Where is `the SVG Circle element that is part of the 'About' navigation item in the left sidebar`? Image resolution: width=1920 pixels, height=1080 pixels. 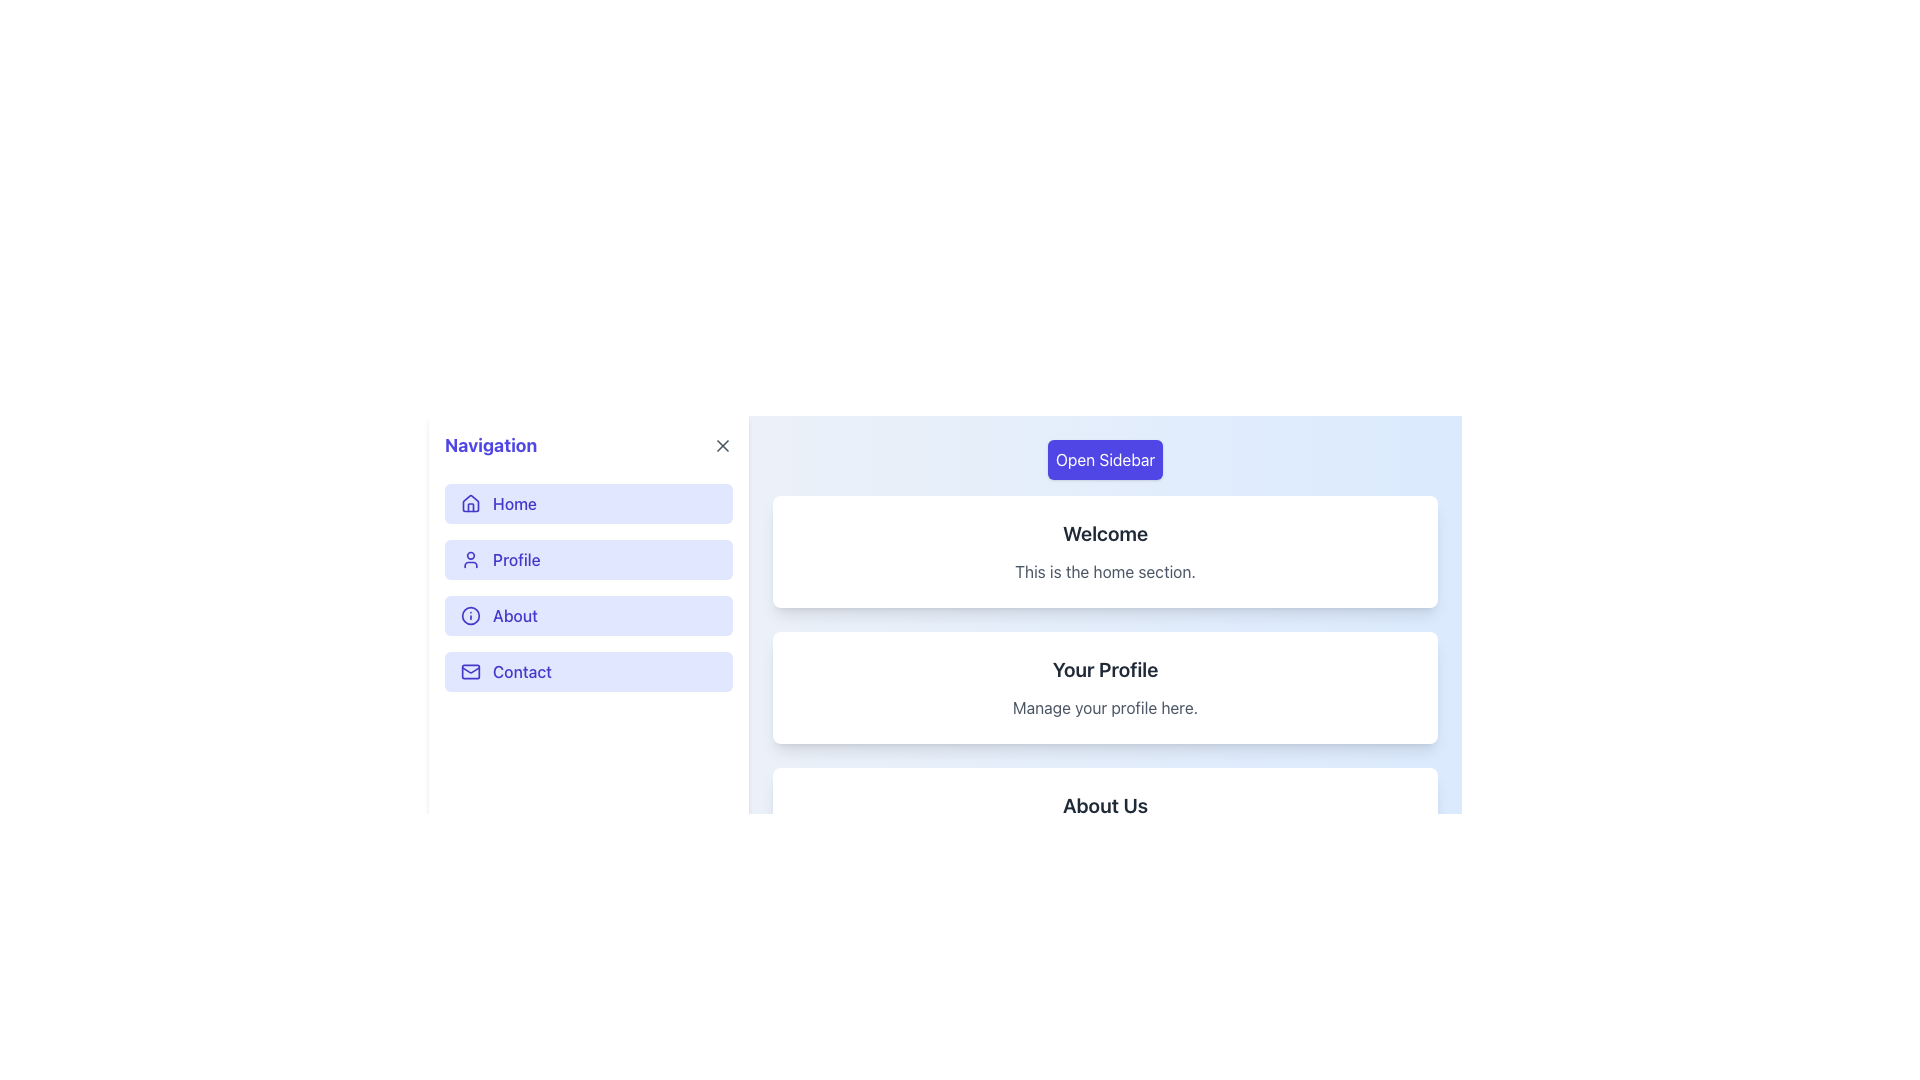 the SVG Circle element that is part of the 'About' navigation item in the left sidebar is located at coordinates (469, 615).